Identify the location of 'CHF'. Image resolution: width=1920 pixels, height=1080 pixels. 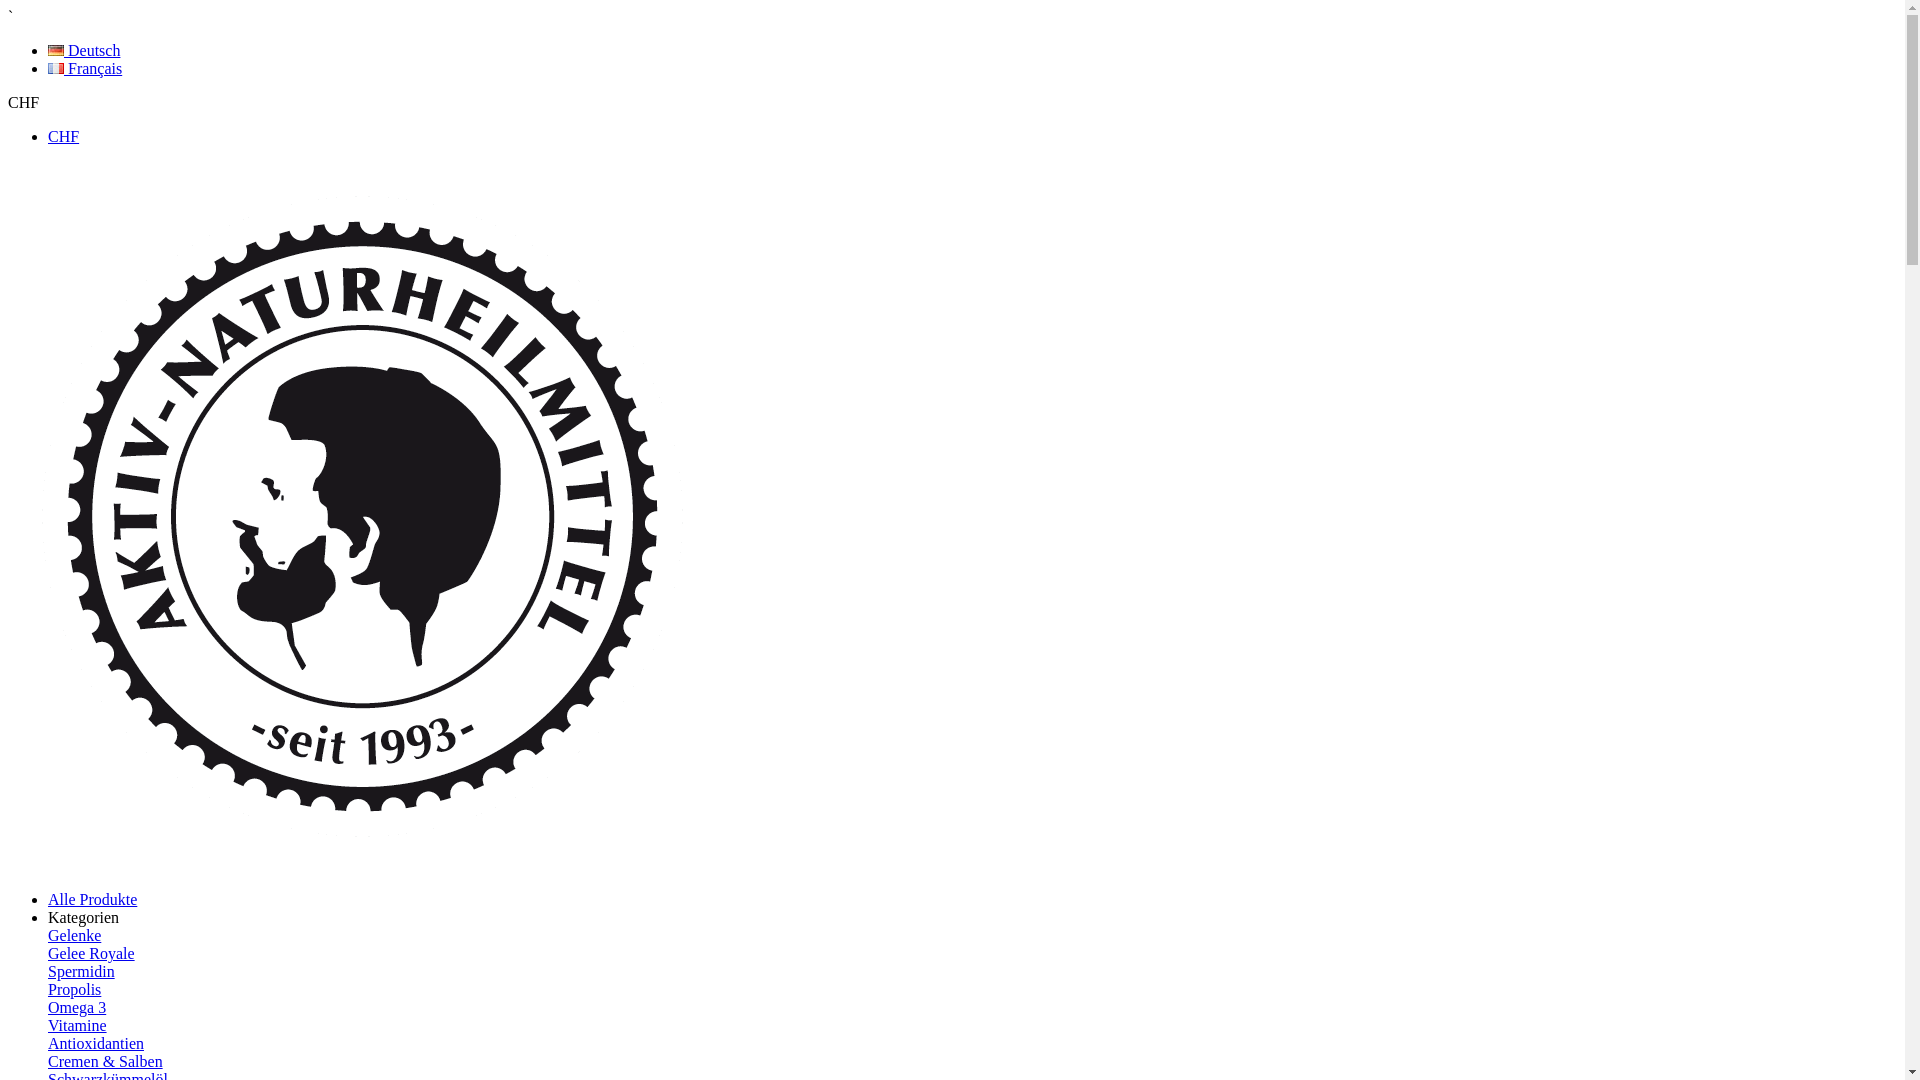
(23, 102).